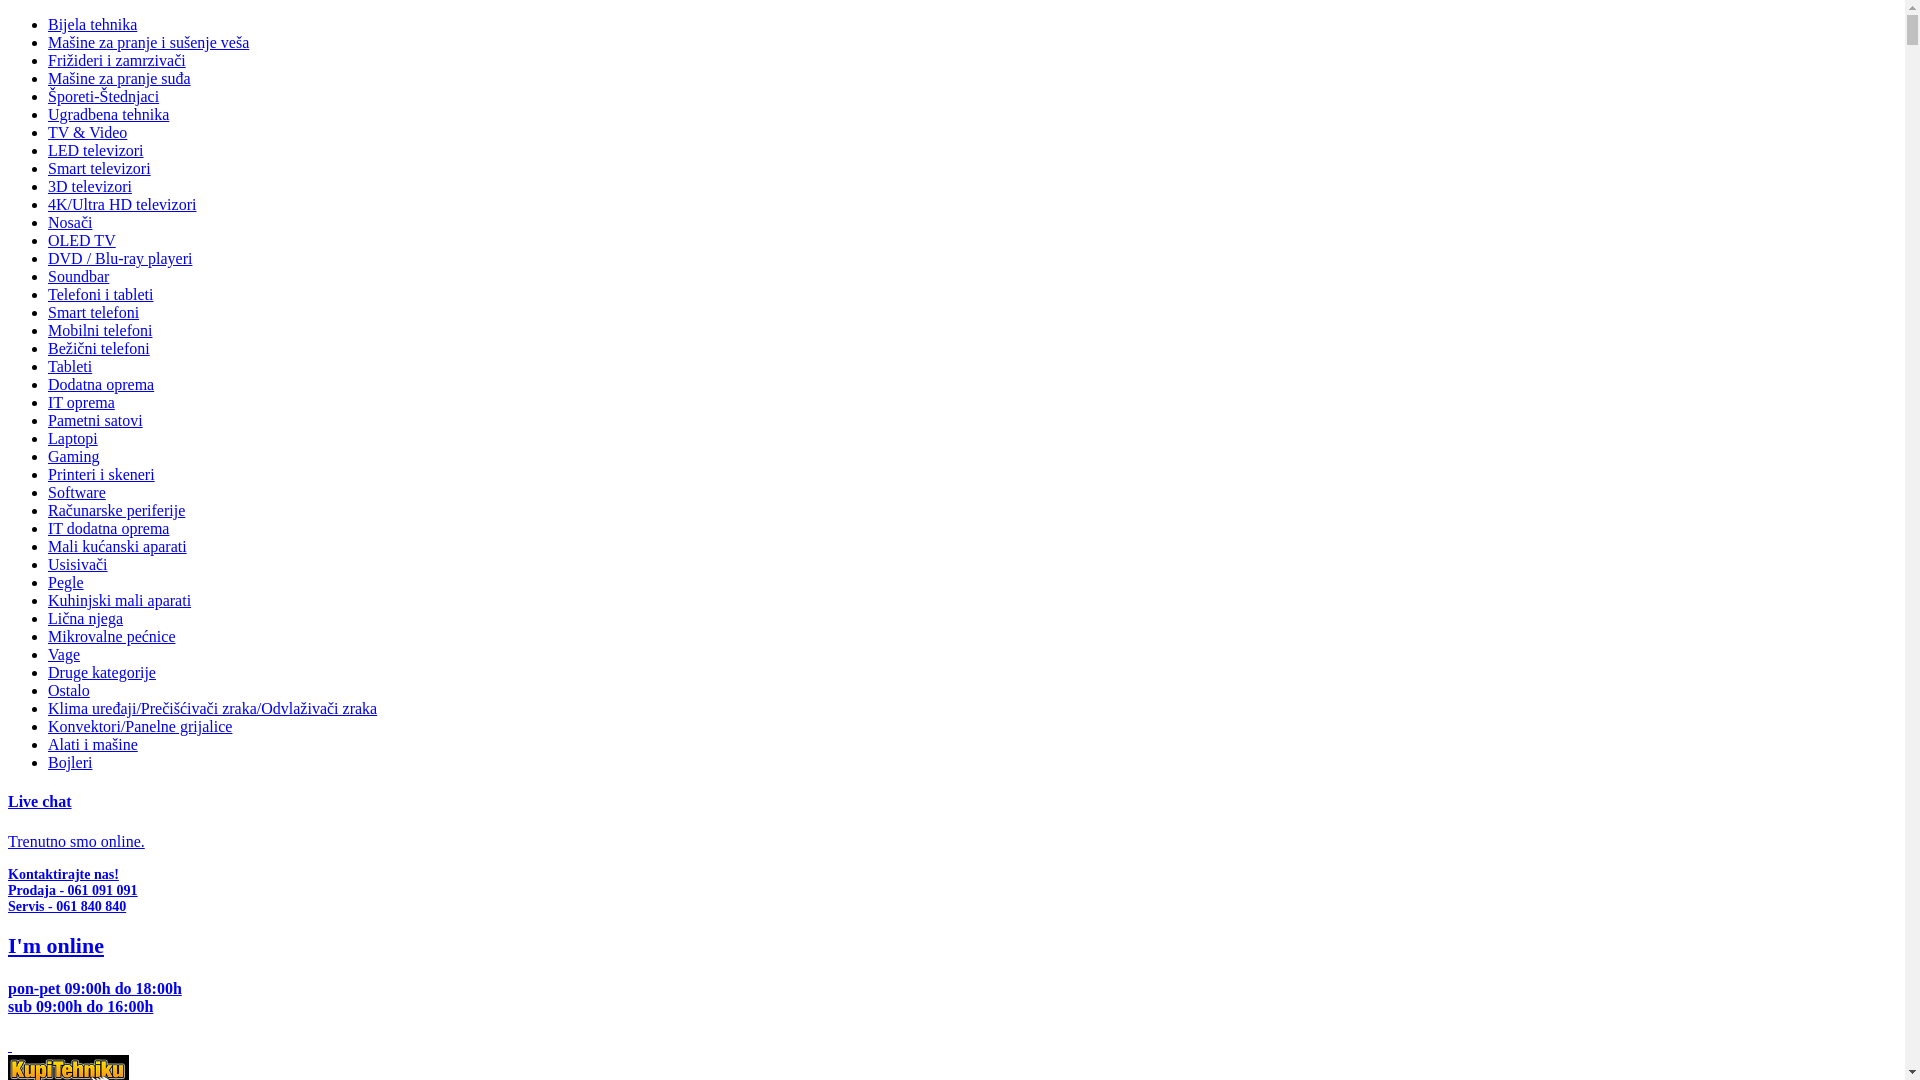  I want to click on 'TV & Video', so click(86, 132).